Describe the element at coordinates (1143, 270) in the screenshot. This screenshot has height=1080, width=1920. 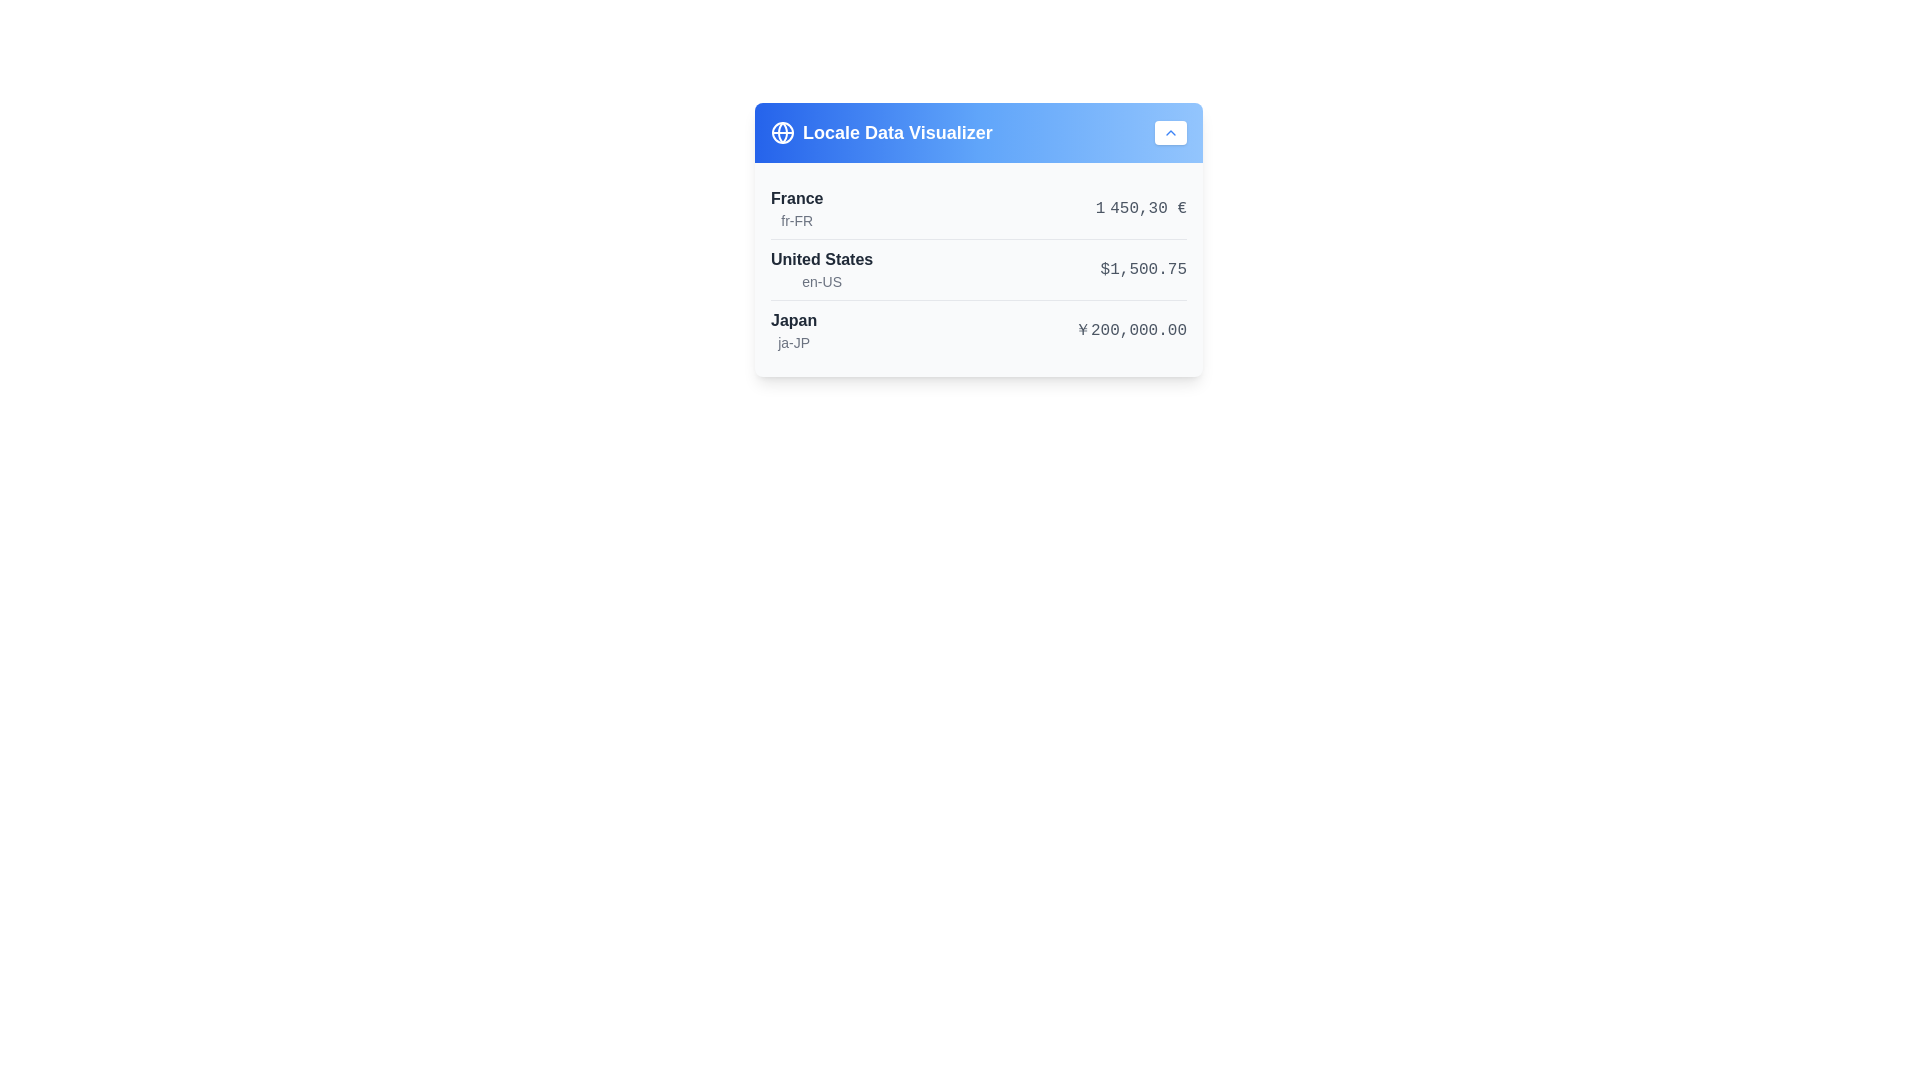
I see `the static text label displaying the currency amount for 'United States', positioned to the right of 'en-US'` at that location.